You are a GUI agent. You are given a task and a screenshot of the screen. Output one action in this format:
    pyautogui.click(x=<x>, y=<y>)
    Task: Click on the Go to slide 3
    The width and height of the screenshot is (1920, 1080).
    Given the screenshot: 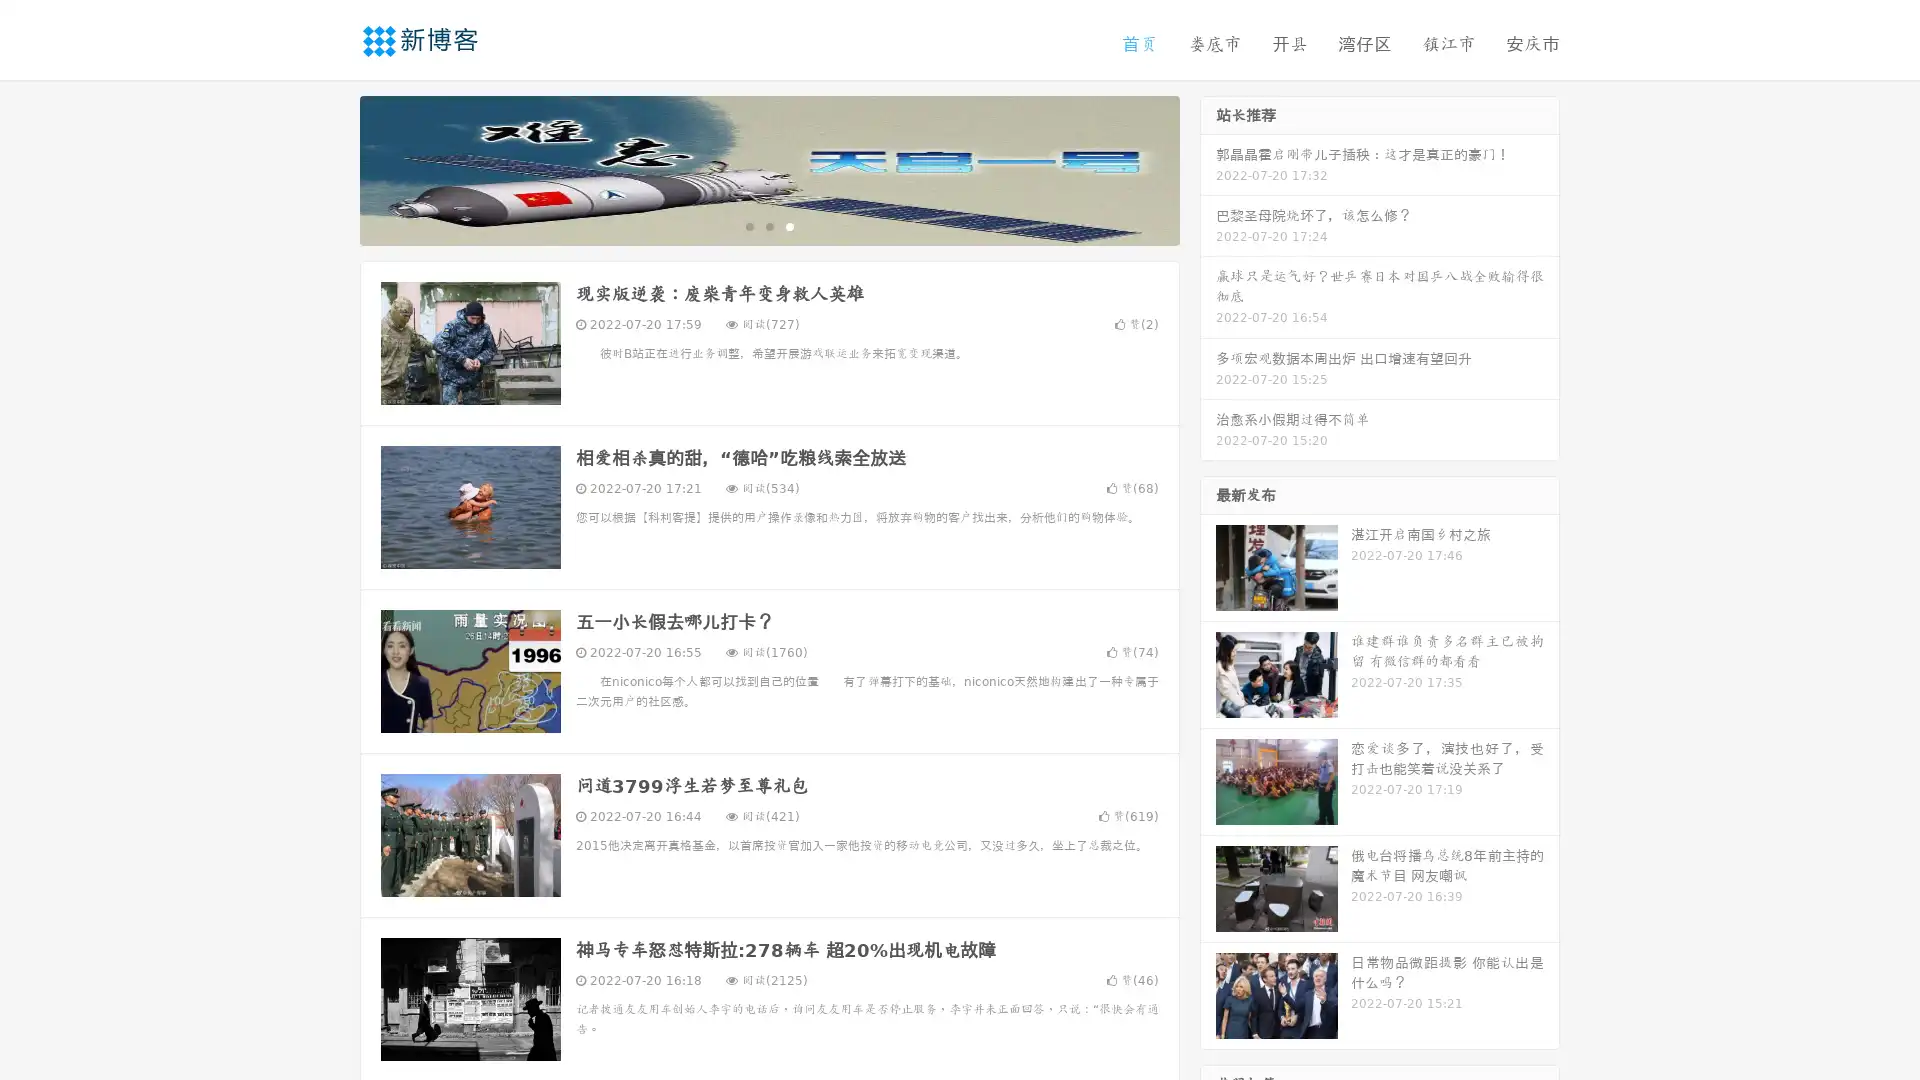 What is the action you would take?
    pyautogui.click(x=789, y=225)
    